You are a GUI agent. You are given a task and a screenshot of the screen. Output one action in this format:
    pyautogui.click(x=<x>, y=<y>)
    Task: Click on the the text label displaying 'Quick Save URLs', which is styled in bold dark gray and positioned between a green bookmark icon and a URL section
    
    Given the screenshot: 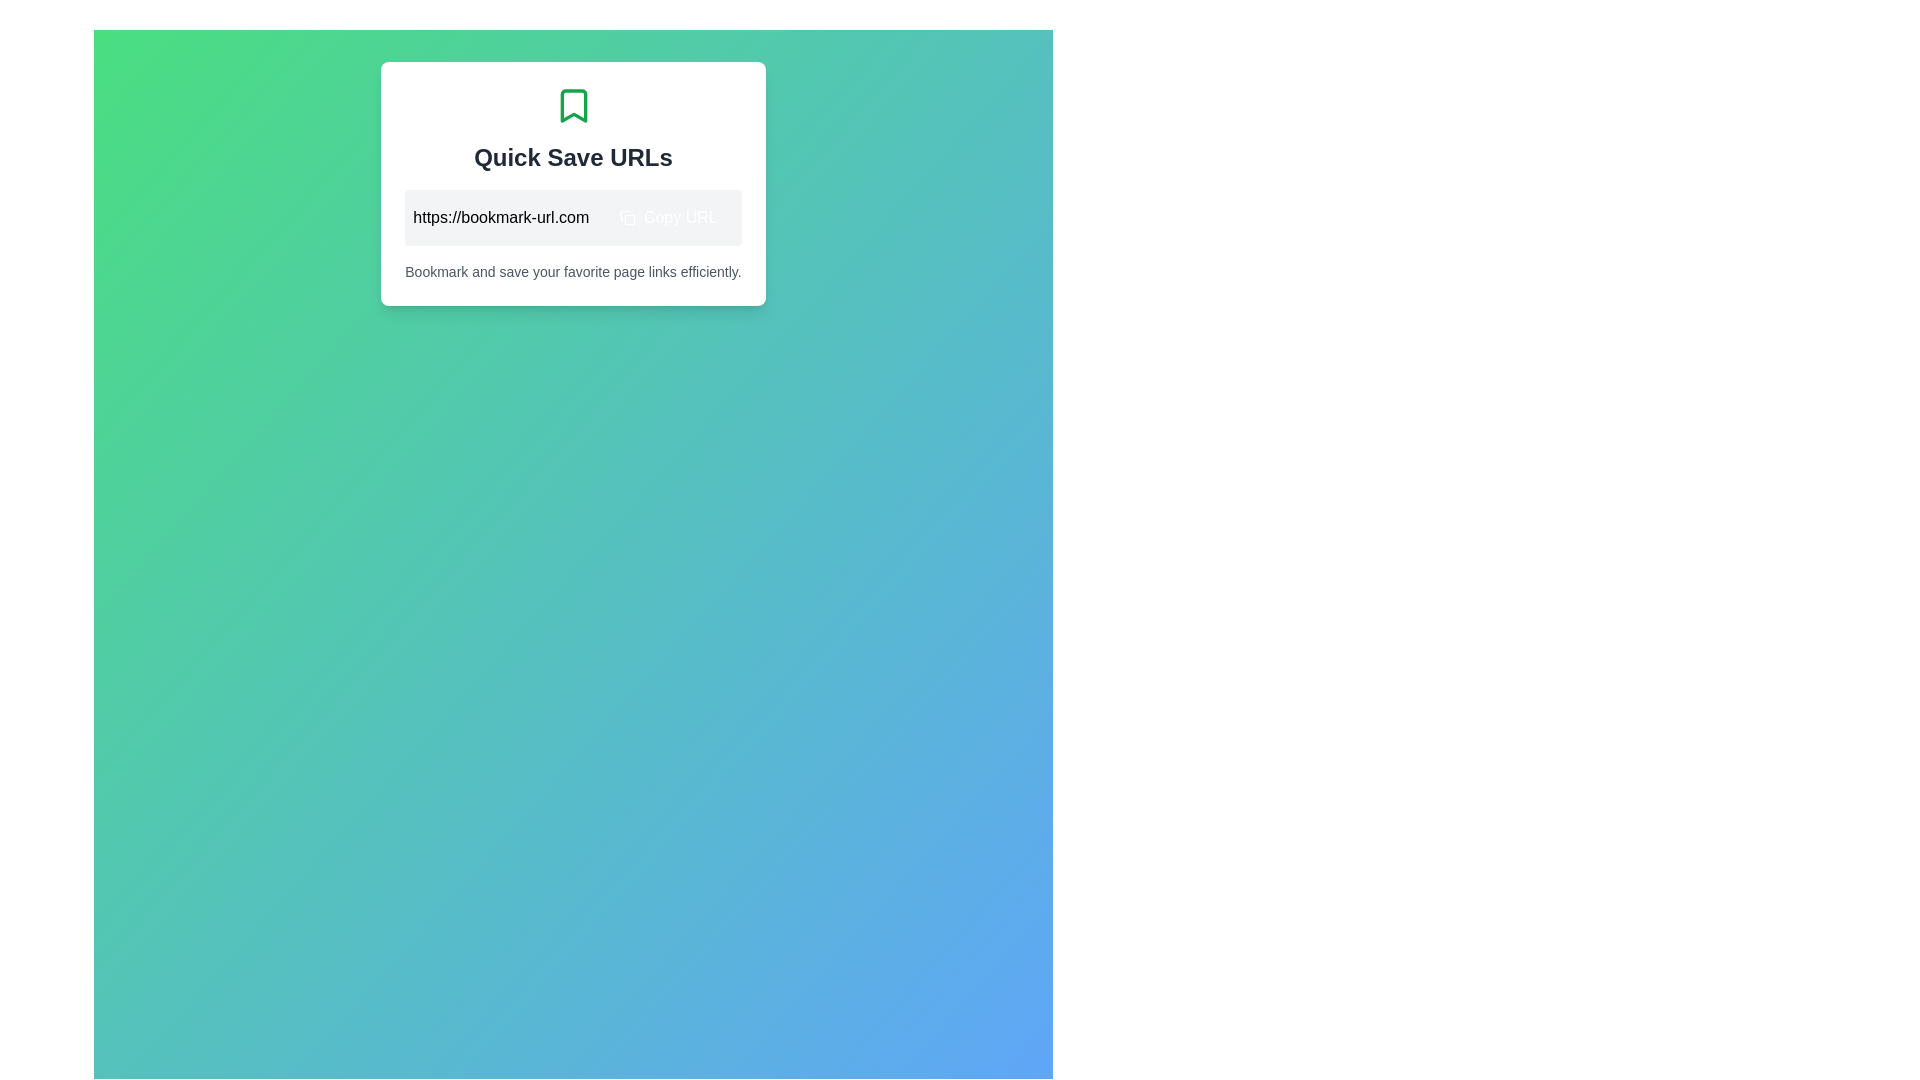 What is the action you would take?
    pyautogui.click(x=572, y=157)
    